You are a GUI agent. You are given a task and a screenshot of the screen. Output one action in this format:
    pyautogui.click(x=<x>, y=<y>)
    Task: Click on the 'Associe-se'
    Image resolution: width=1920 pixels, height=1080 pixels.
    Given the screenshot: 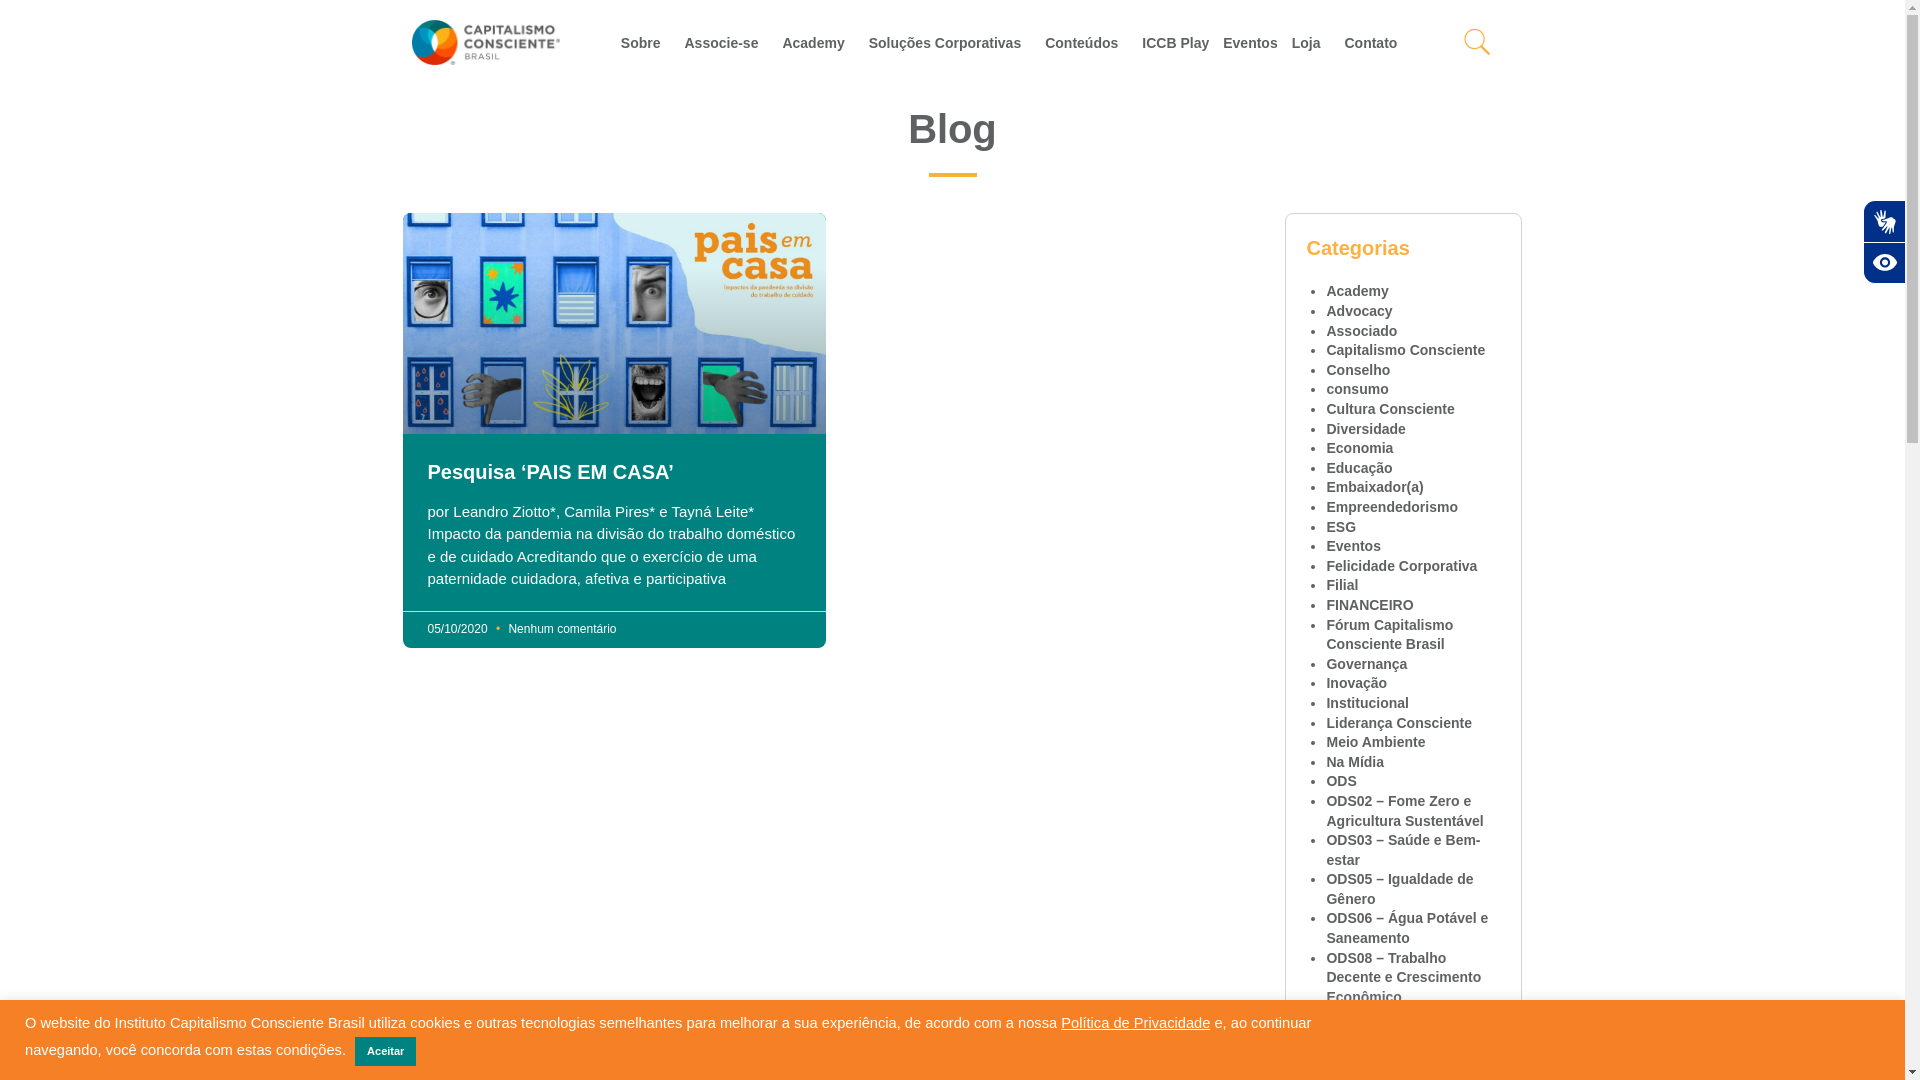 What is the action you would take?
    pyautogui.click(x=676, y=42)
    